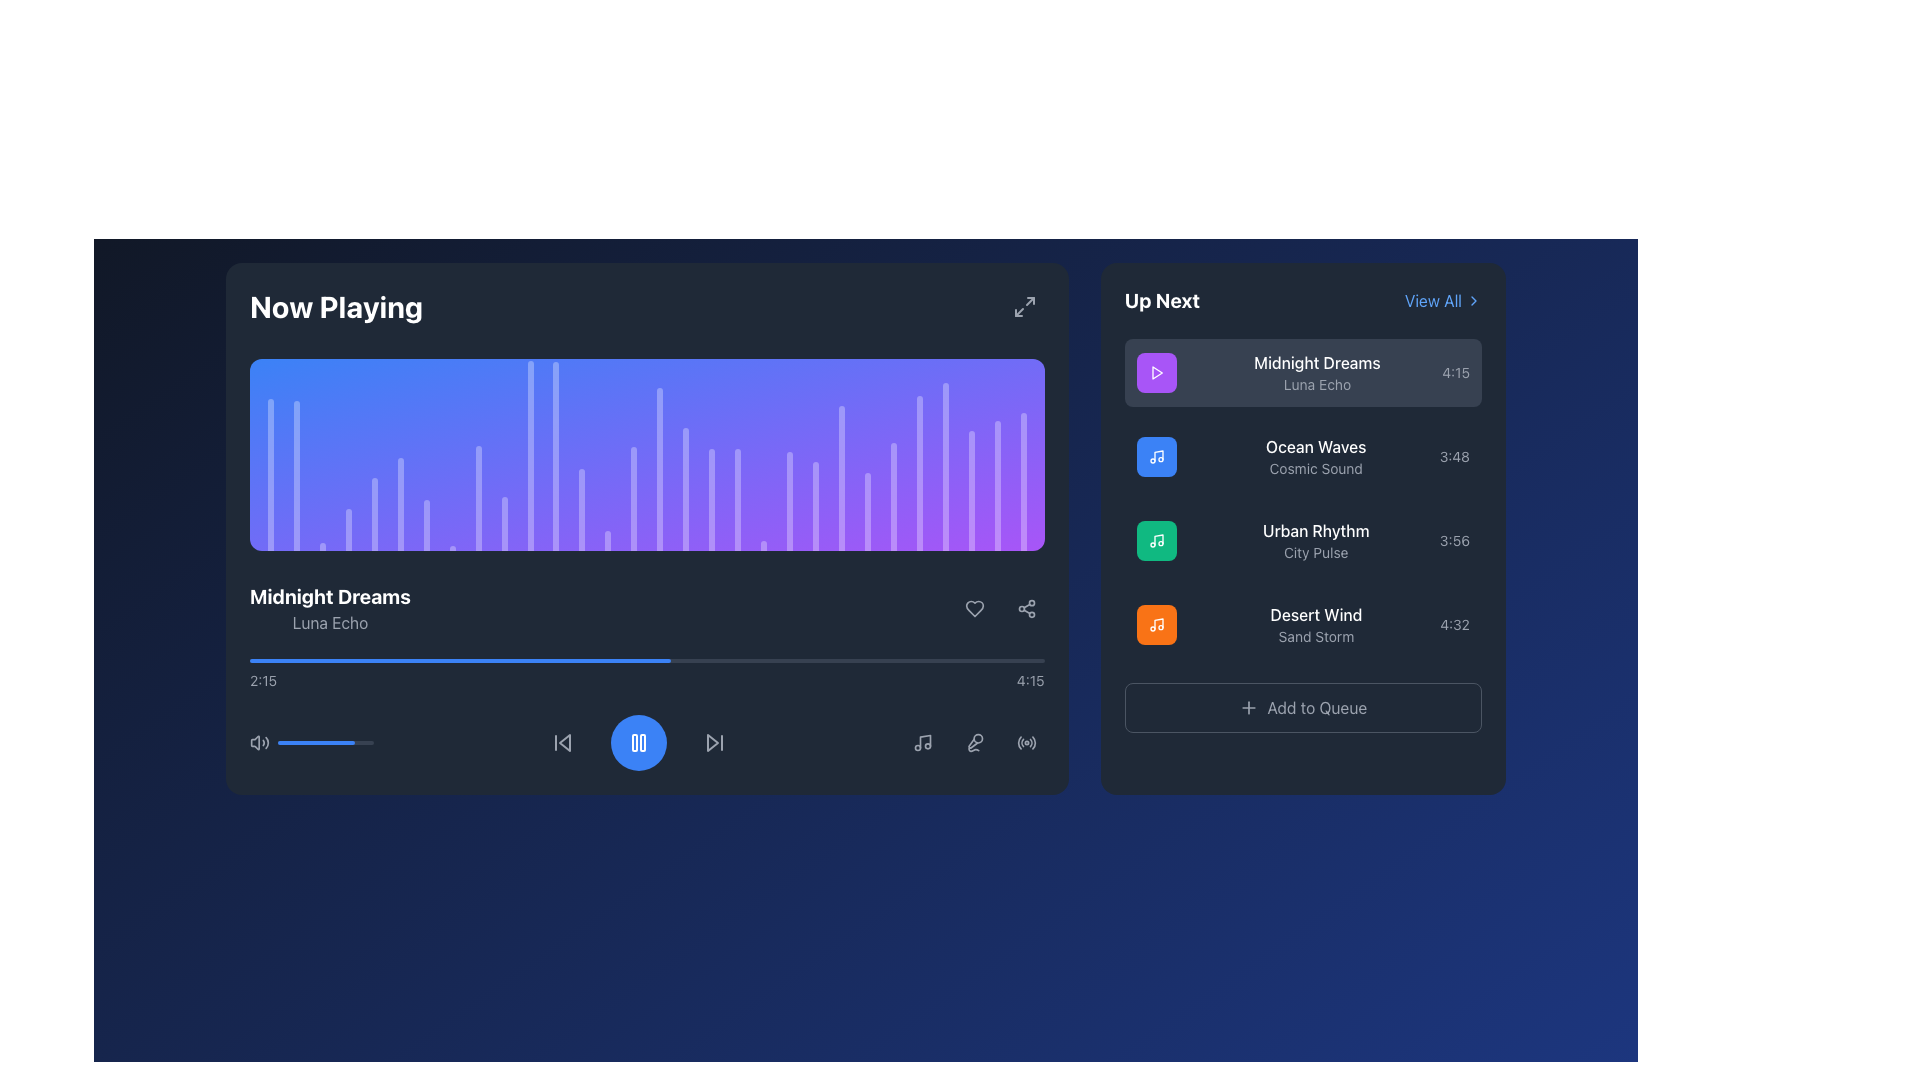 This screenshot has height=1080, width=1920. I want to click on the progress bar, so click(614, 660).